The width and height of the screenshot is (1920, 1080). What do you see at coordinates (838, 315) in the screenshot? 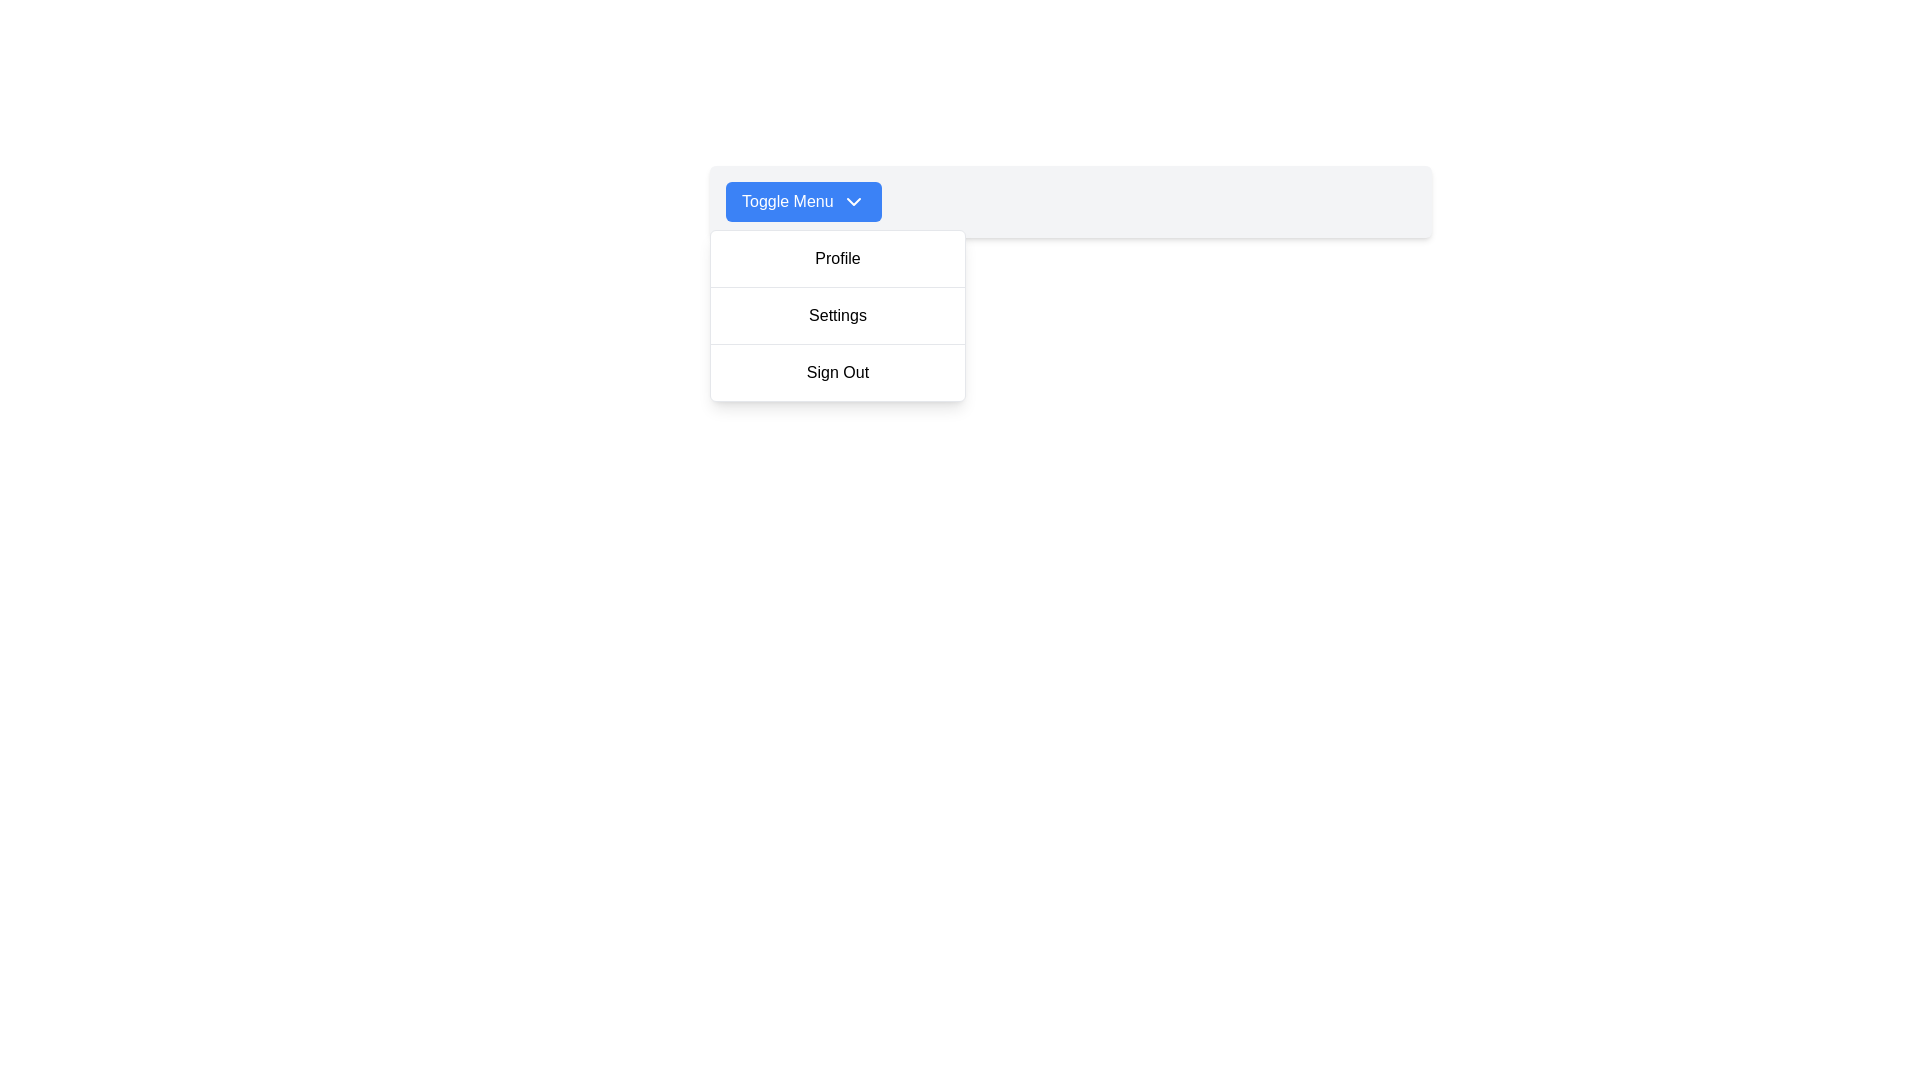
I see `the 'Settings' option in the dropdown menu located beneath the 'Toggle Menu' button` at bounding box center [838, 315].